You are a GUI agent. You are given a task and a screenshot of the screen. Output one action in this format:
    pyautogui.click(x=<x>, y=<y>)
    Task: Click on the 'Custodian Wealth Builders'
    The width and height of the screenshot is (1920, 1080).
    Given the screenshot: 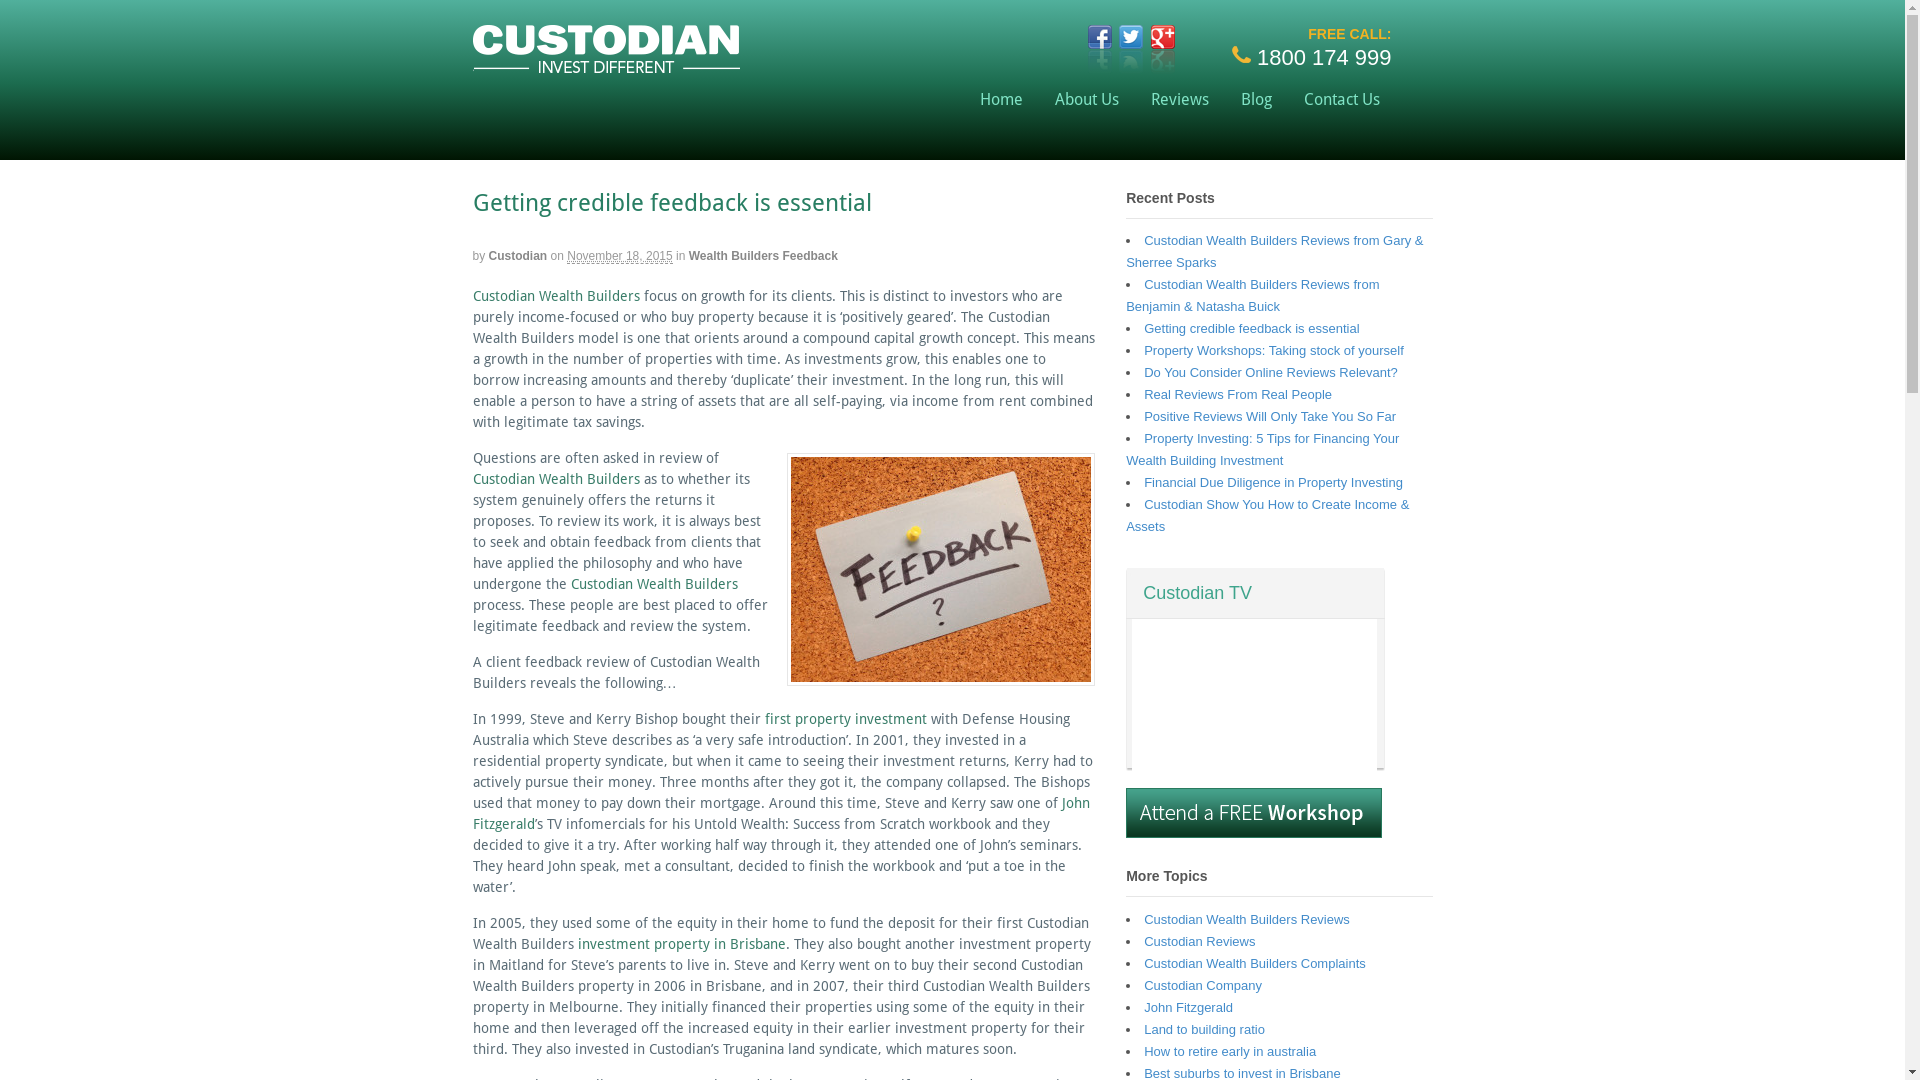 What is the action you would take?
    pyautogui.click(x=470, y=478)
    